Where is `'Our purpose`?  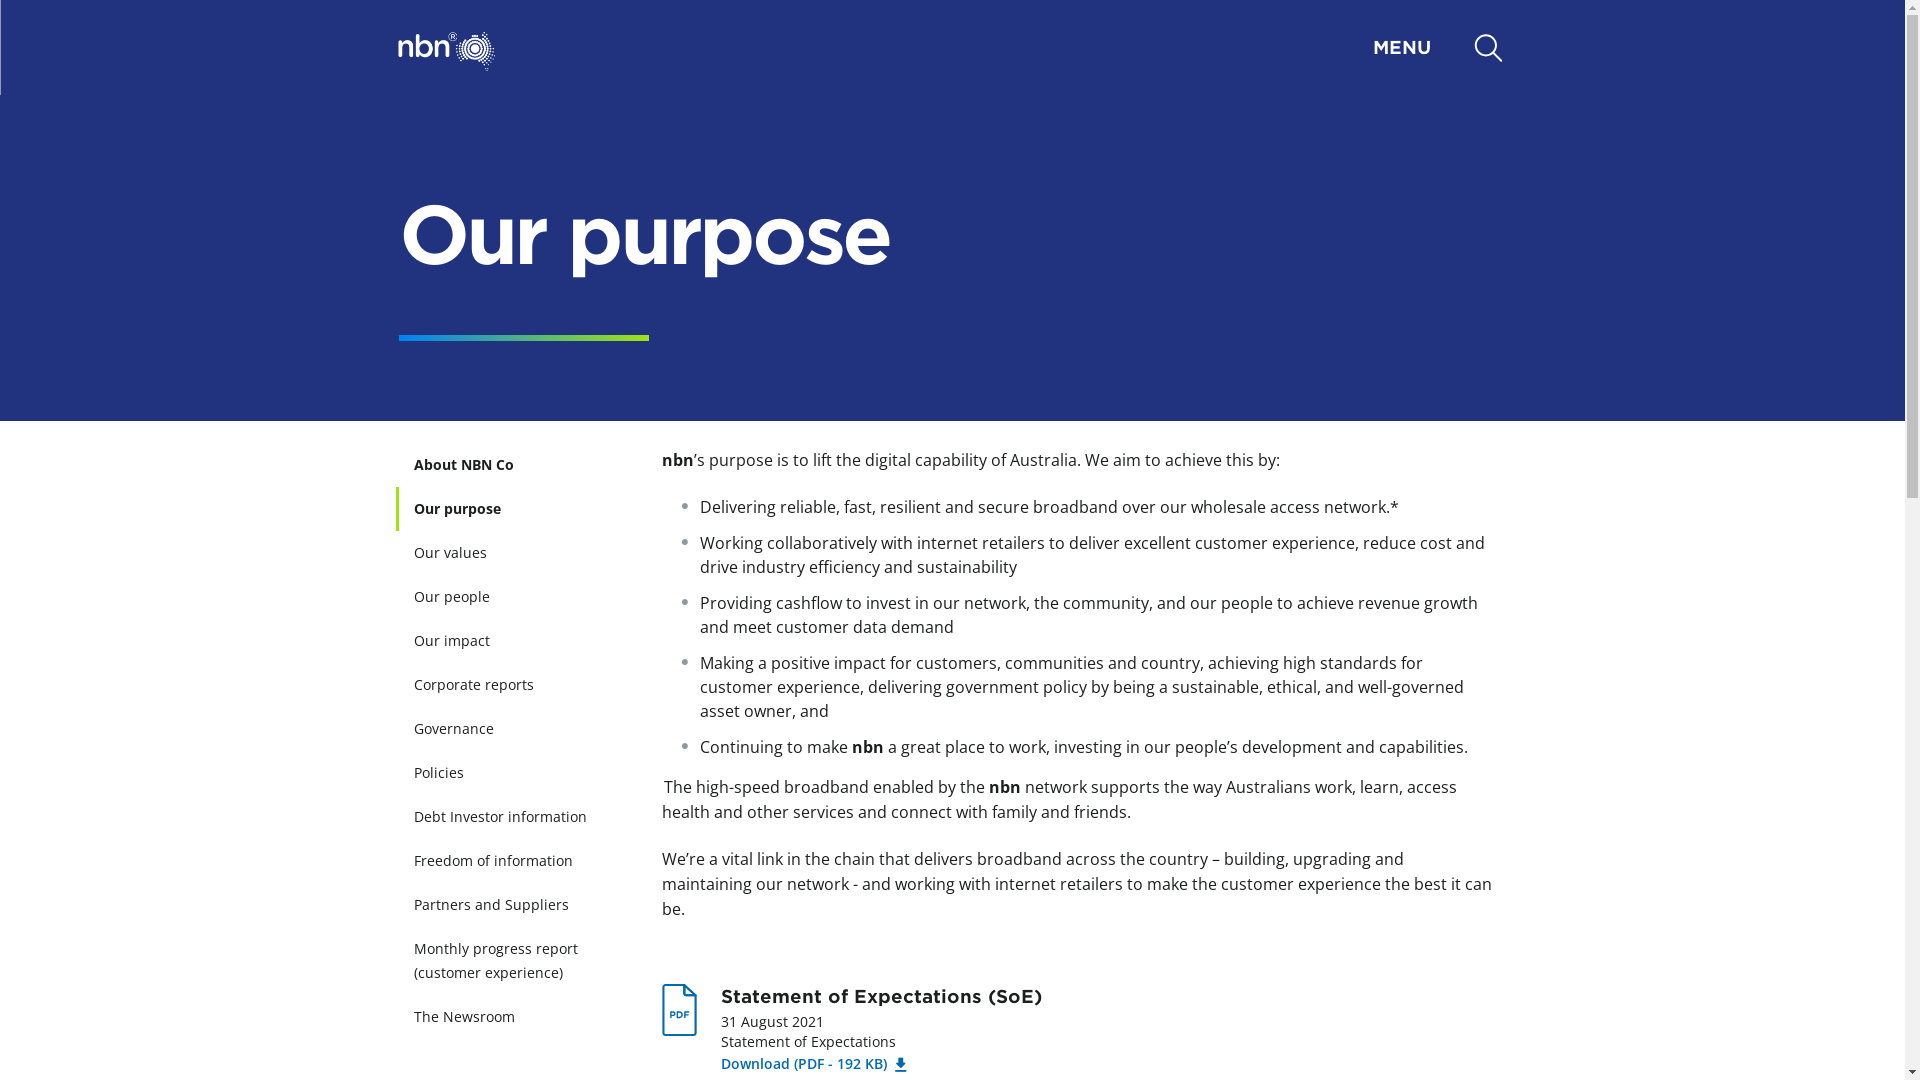
'Our purpose is located at coordinates (511, 508).